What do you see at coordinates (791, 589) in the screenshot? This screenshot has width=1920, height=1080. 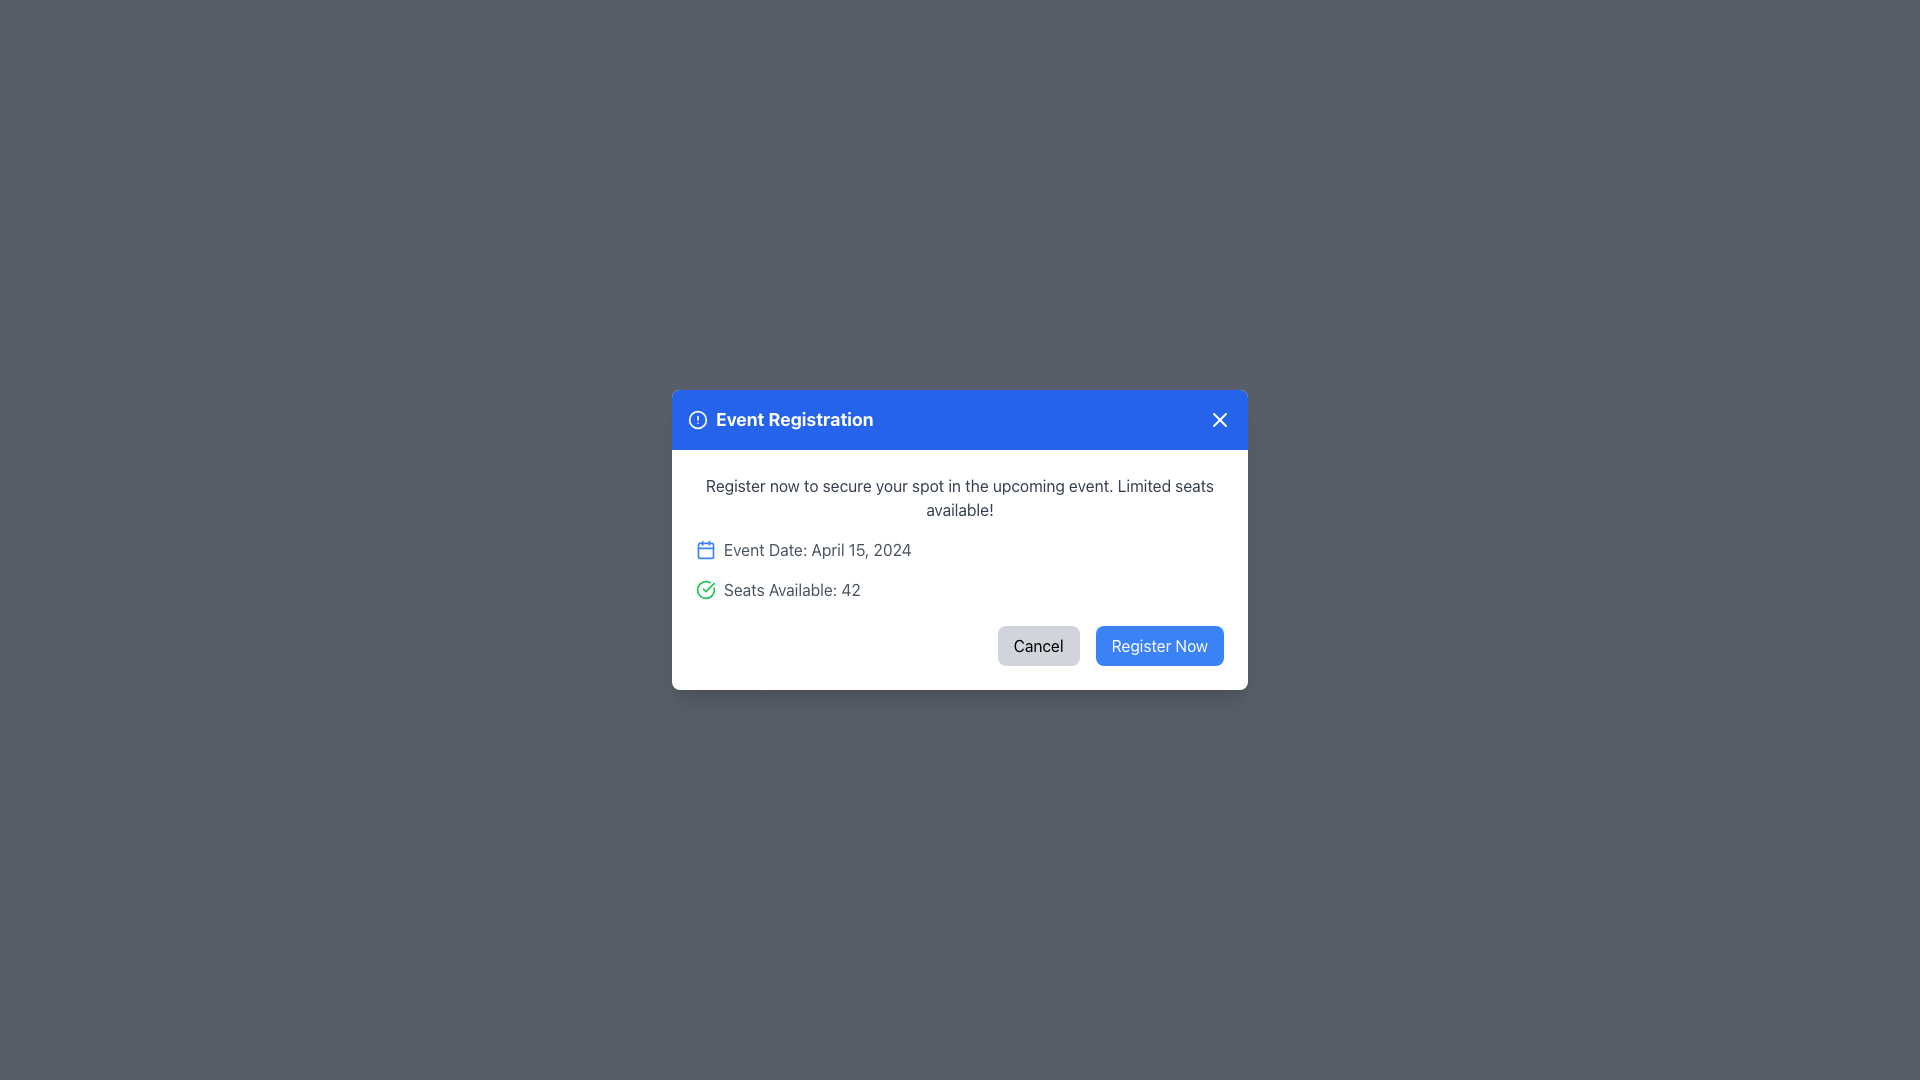 I see `the Text Label that indicates the number of available seats for the event within the 'Event Registration' modal dialog to trigger a UI reaction` at bounding box center [791, 589].